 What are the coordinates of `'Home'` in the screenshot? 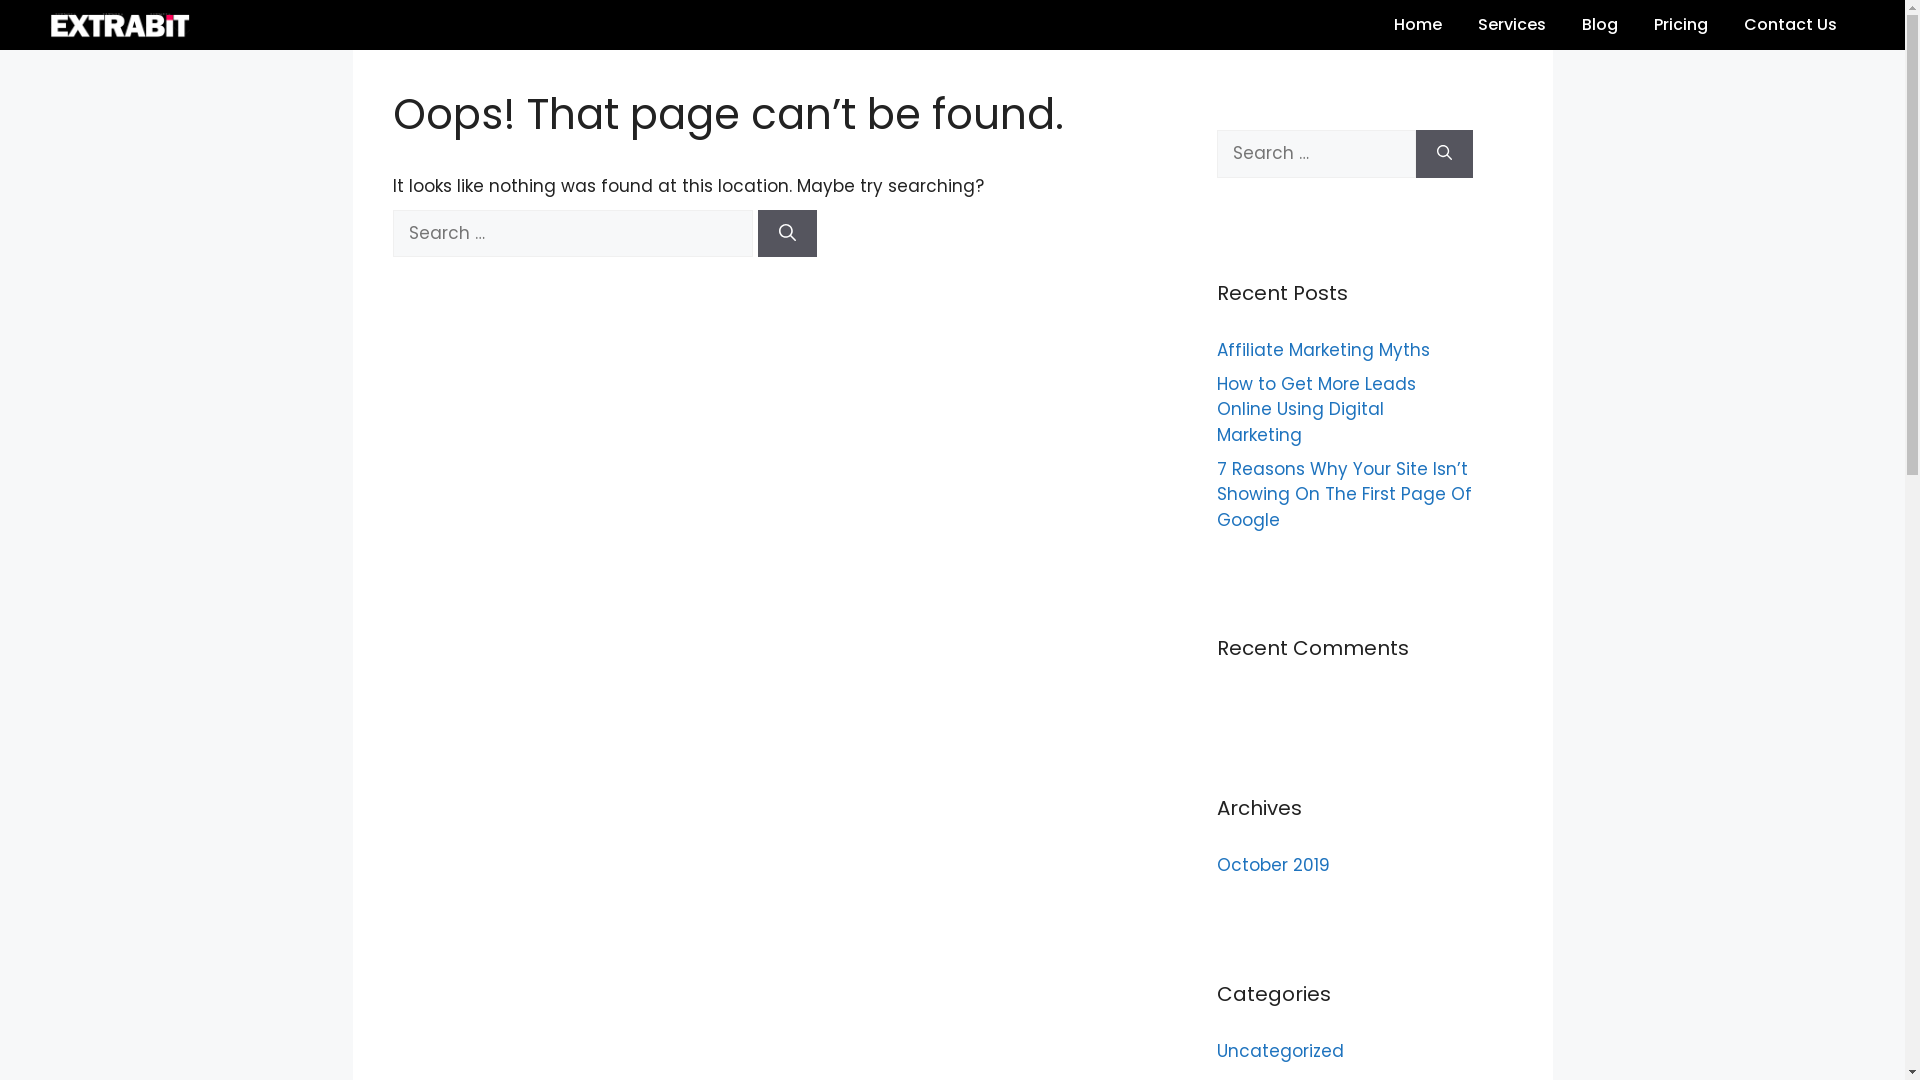 It's located at (1416, 24).